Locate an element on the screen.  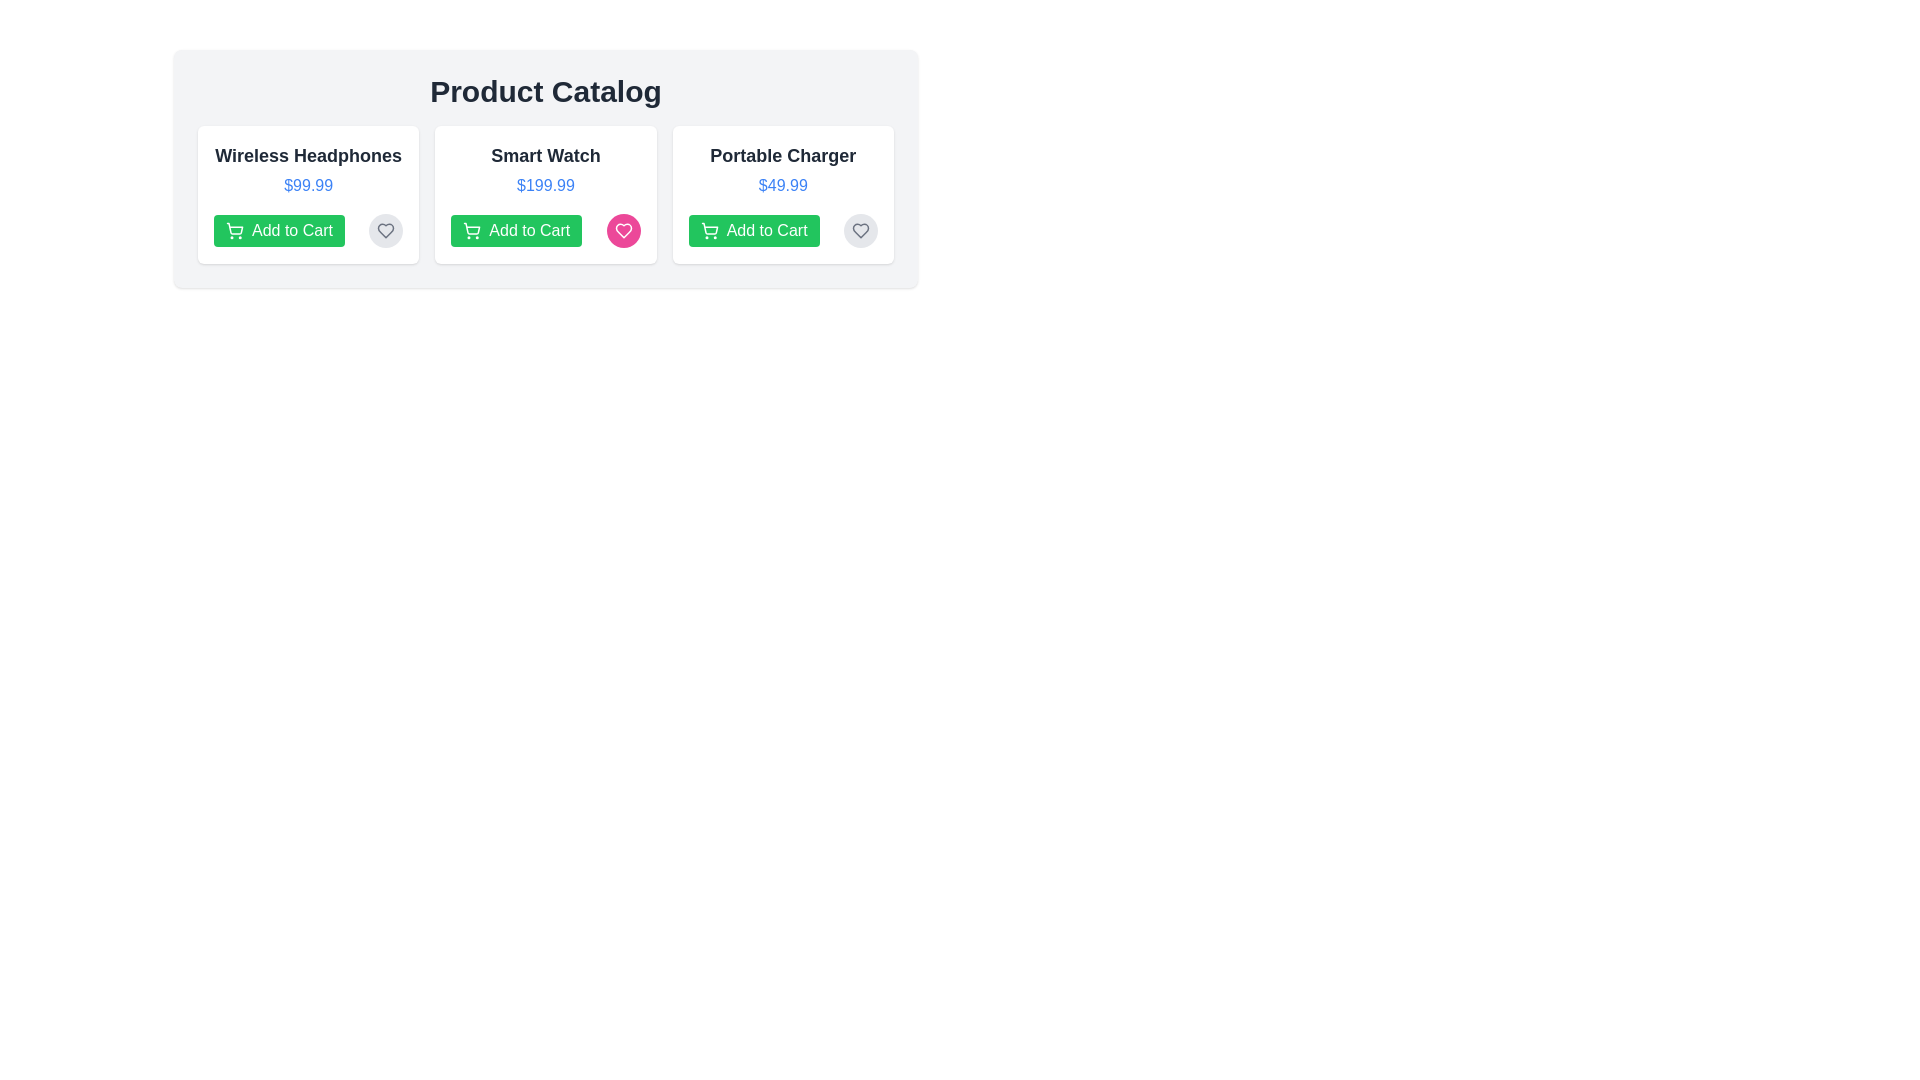
the name of the product Wireless Headphones from the list is located at coordinates (307, 154).